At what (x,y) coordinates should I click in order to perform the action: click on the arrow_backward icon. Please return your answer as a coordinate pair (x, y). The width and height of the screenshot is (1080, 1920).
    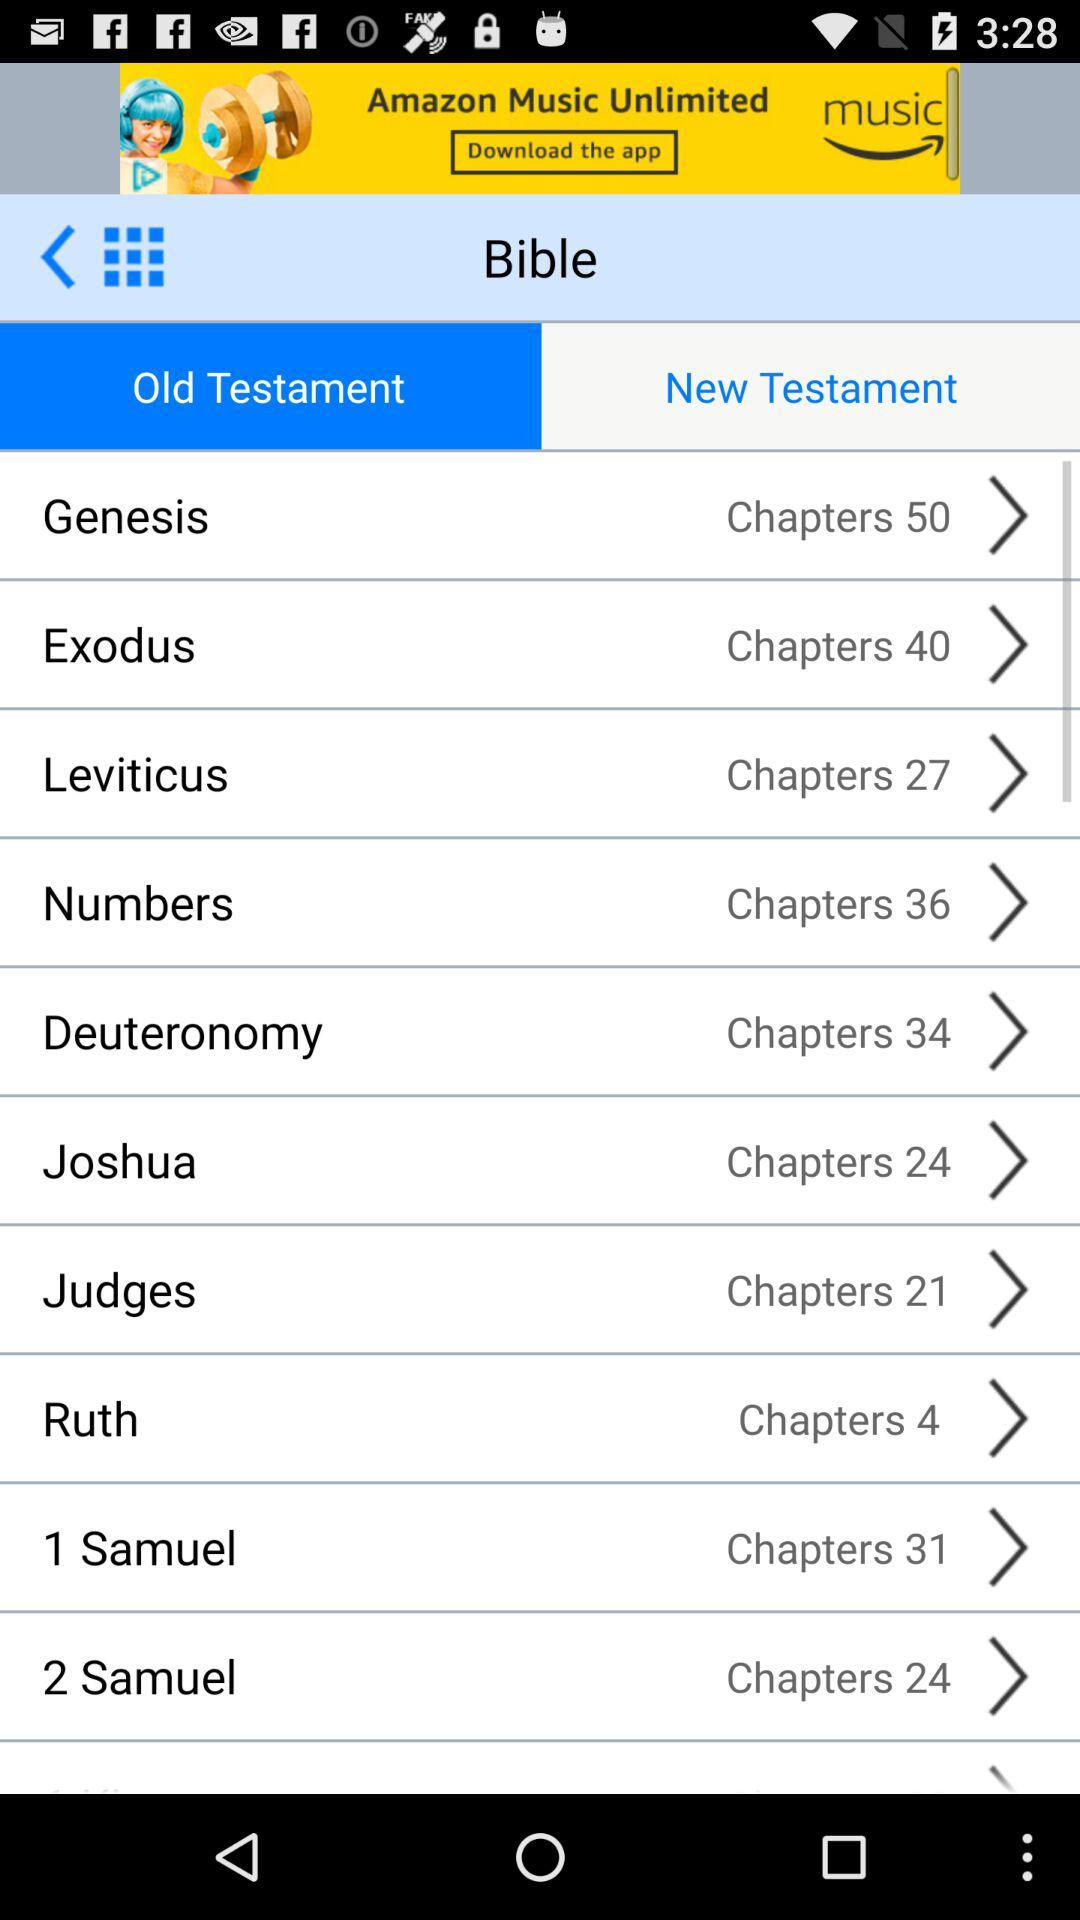
    Looking at the image, I should click on (56, 273).